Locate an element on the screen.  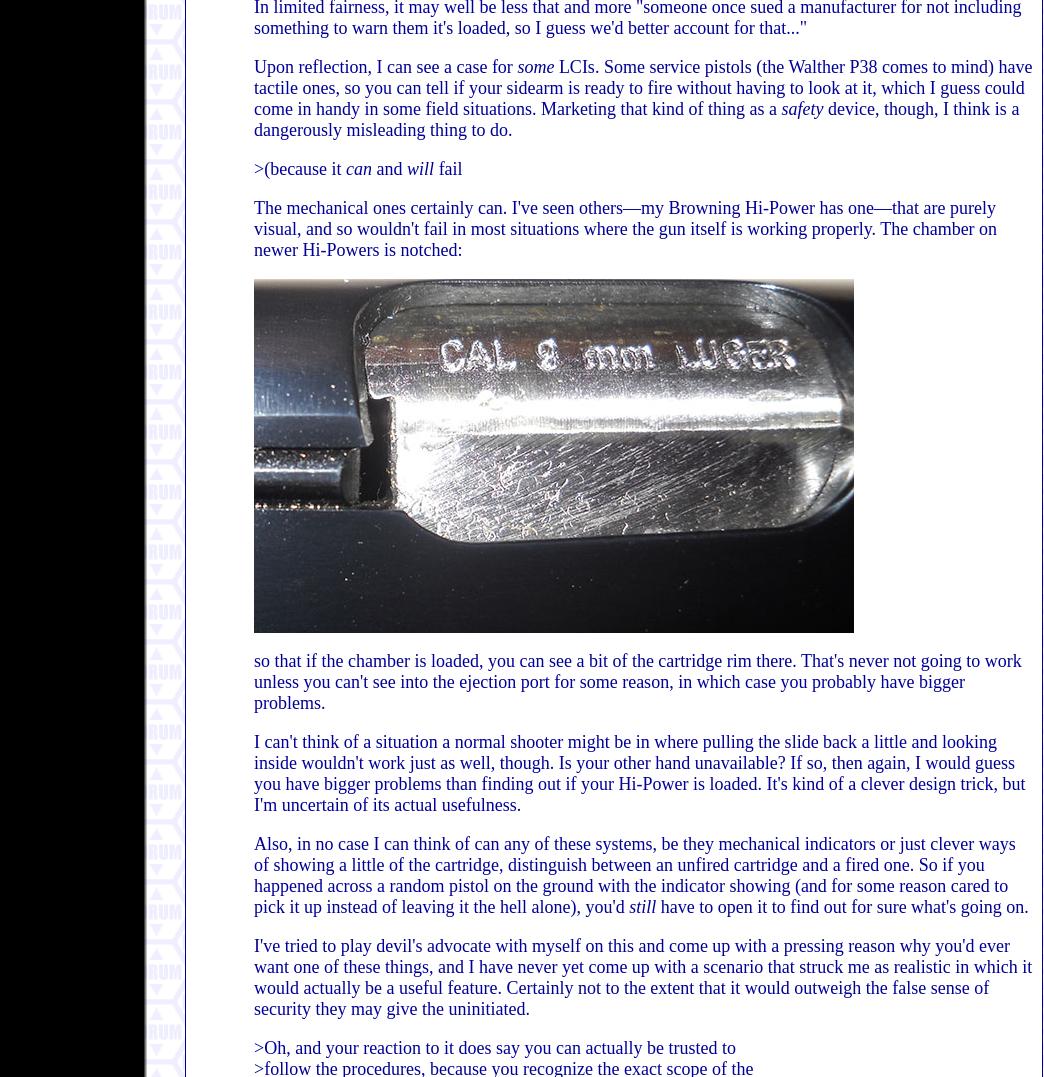
'still' is located at coordinates (642, 907).